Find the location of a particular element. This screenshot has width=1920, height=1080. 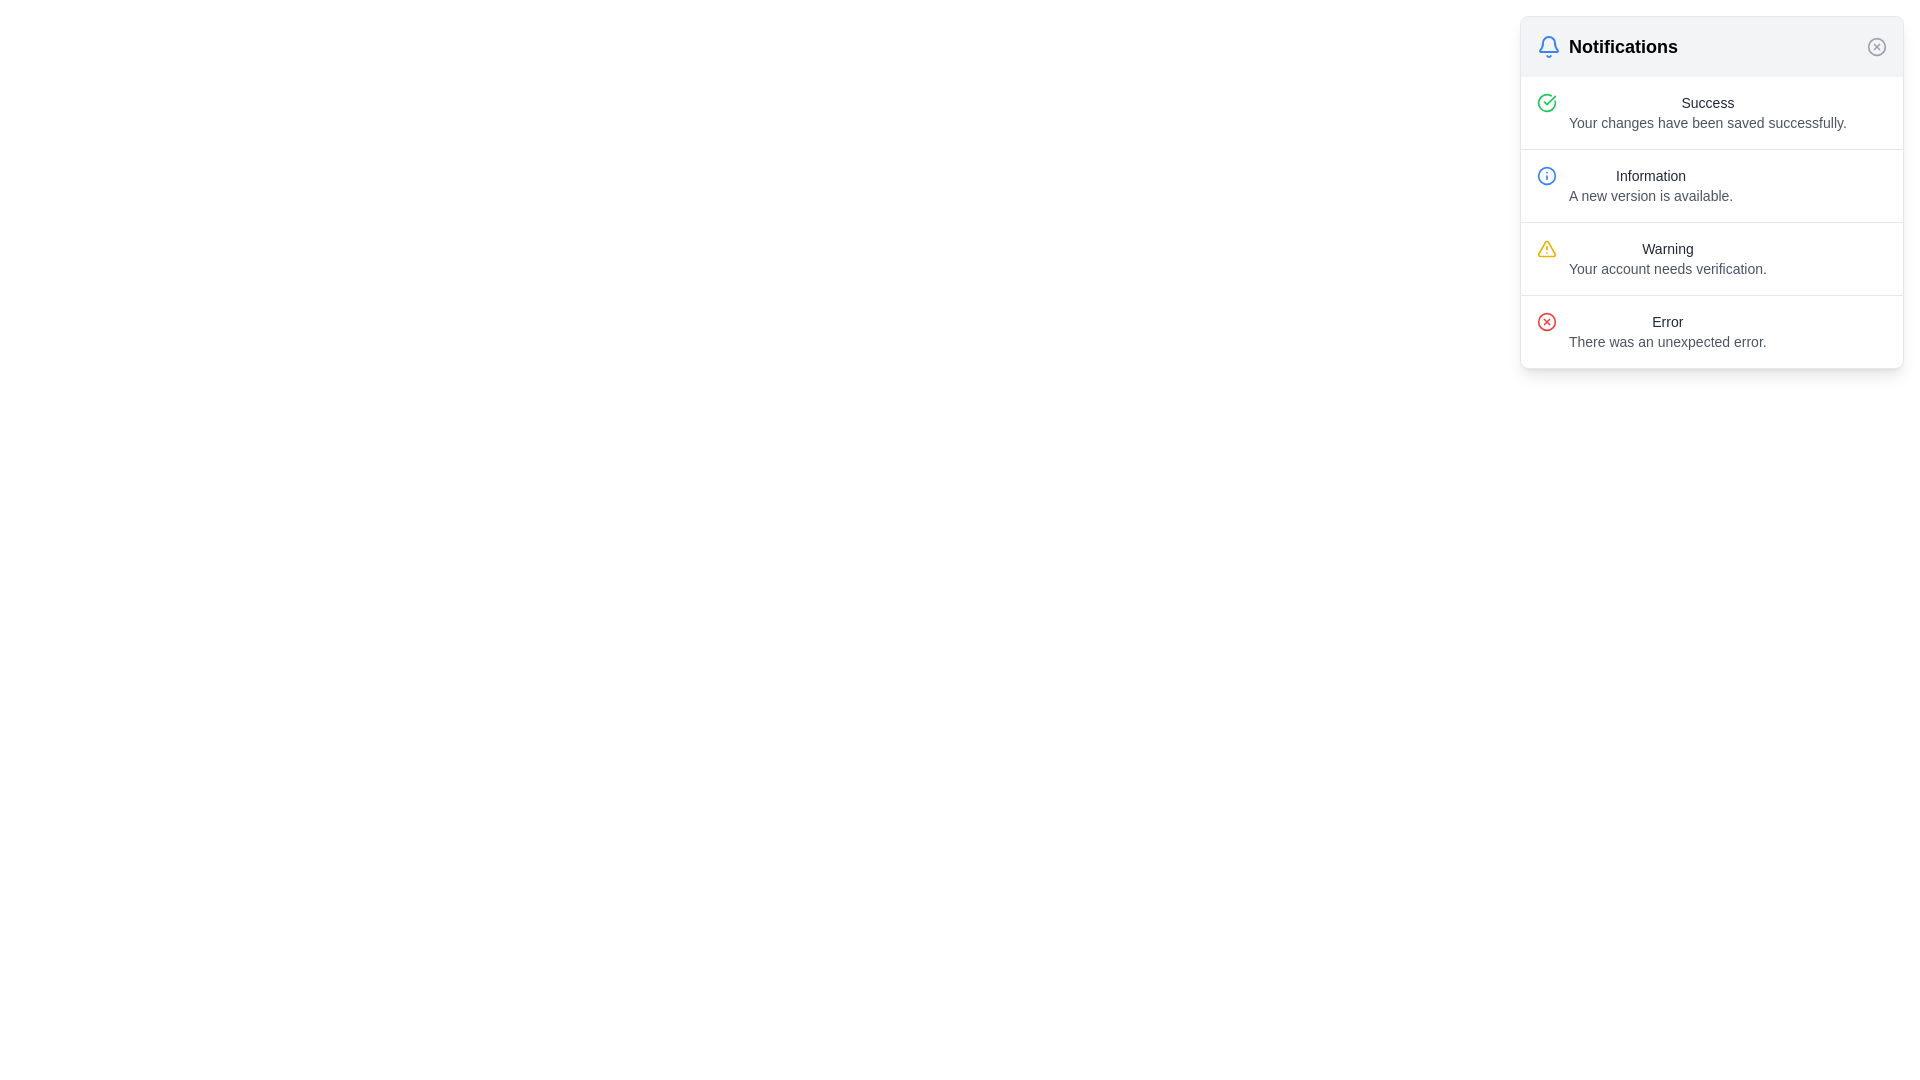

the text and heading notification that informs the user about the availability of a new version, located below 'Success' and above 'Warning' in the right-aligned panel is located at coordinates (1651, 185).